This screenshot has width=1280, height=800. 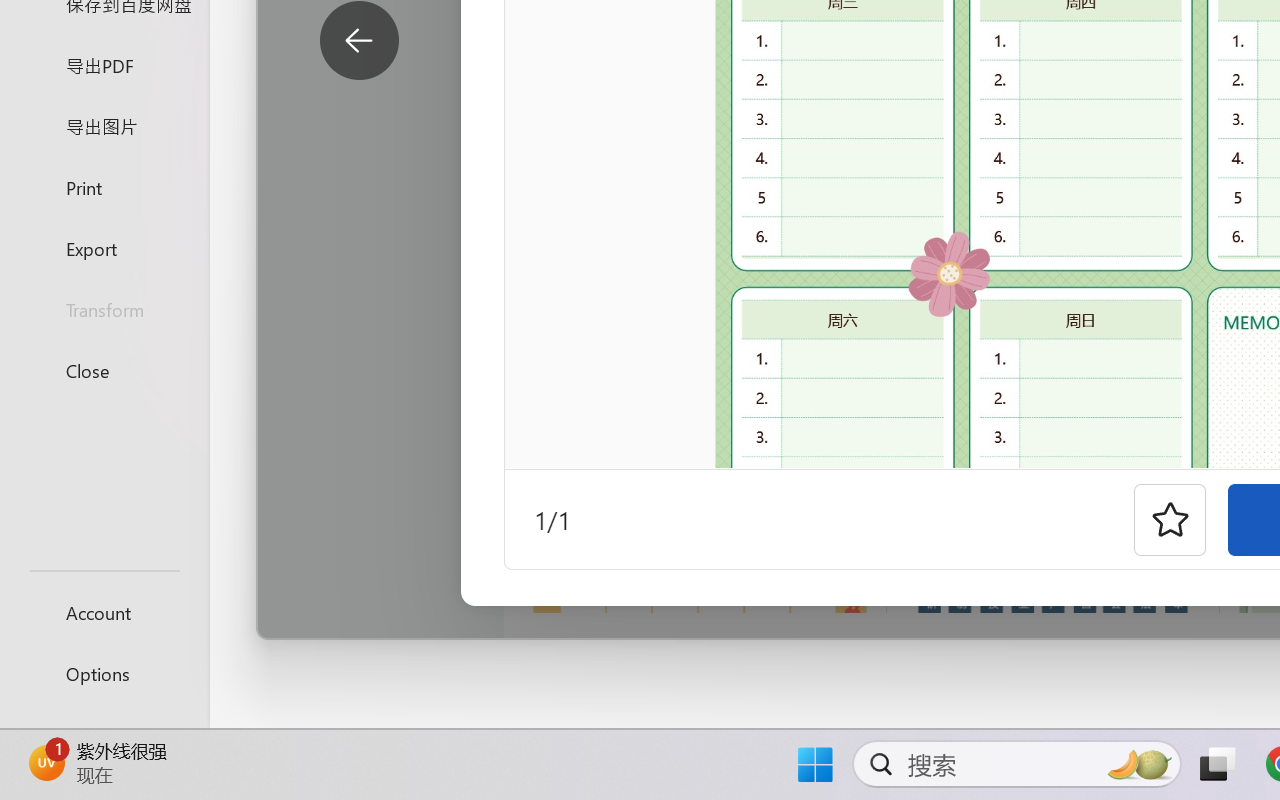 What do you see at coordinates (103, 673) in the screenshot?
I see `'Options'` at bounding box center [103, 673].